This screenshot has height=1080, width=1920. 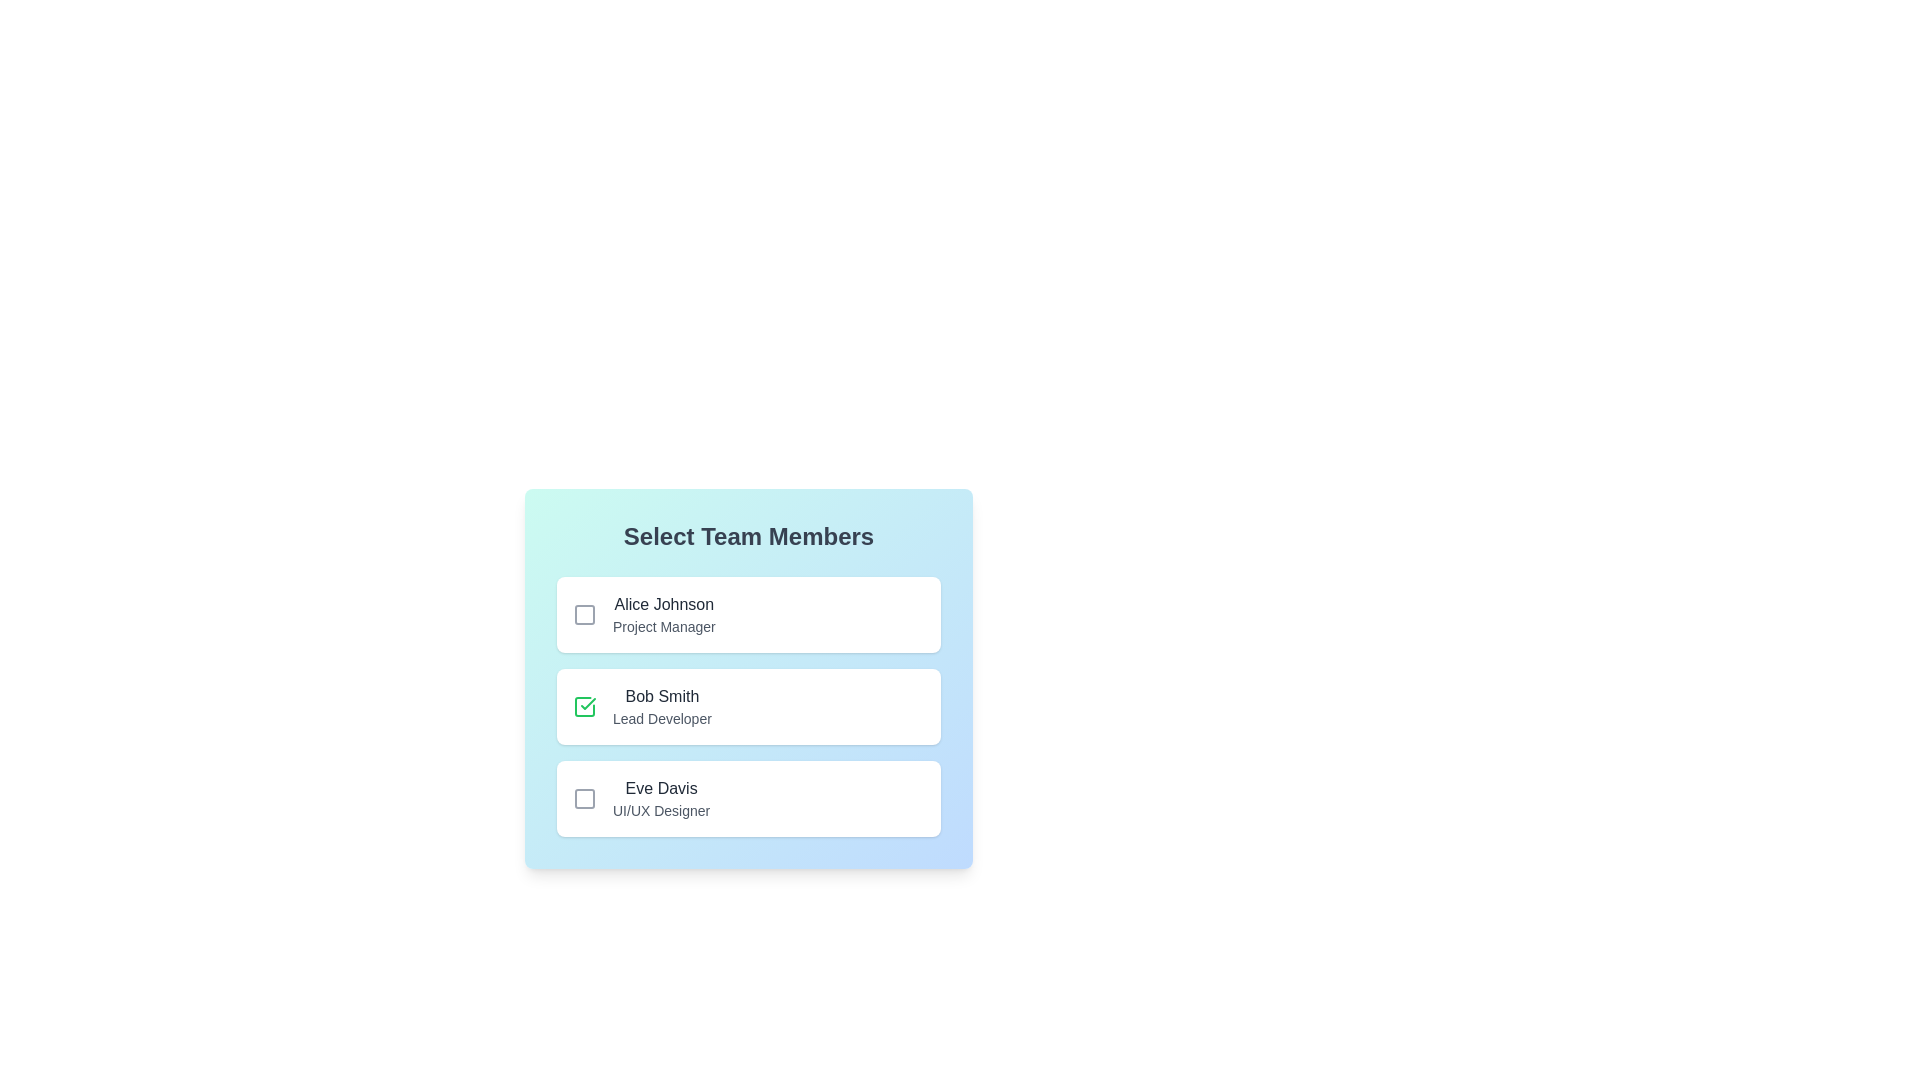 What do you see at coordinates (664, 604) in the screenshot?
I see `the Text Label displaying 'Alice Johnson' which is located in the topmost card of the team member list, to the right of the checkbox and above the secondary text 'Project Manager'` at bounding box center [664, 604].